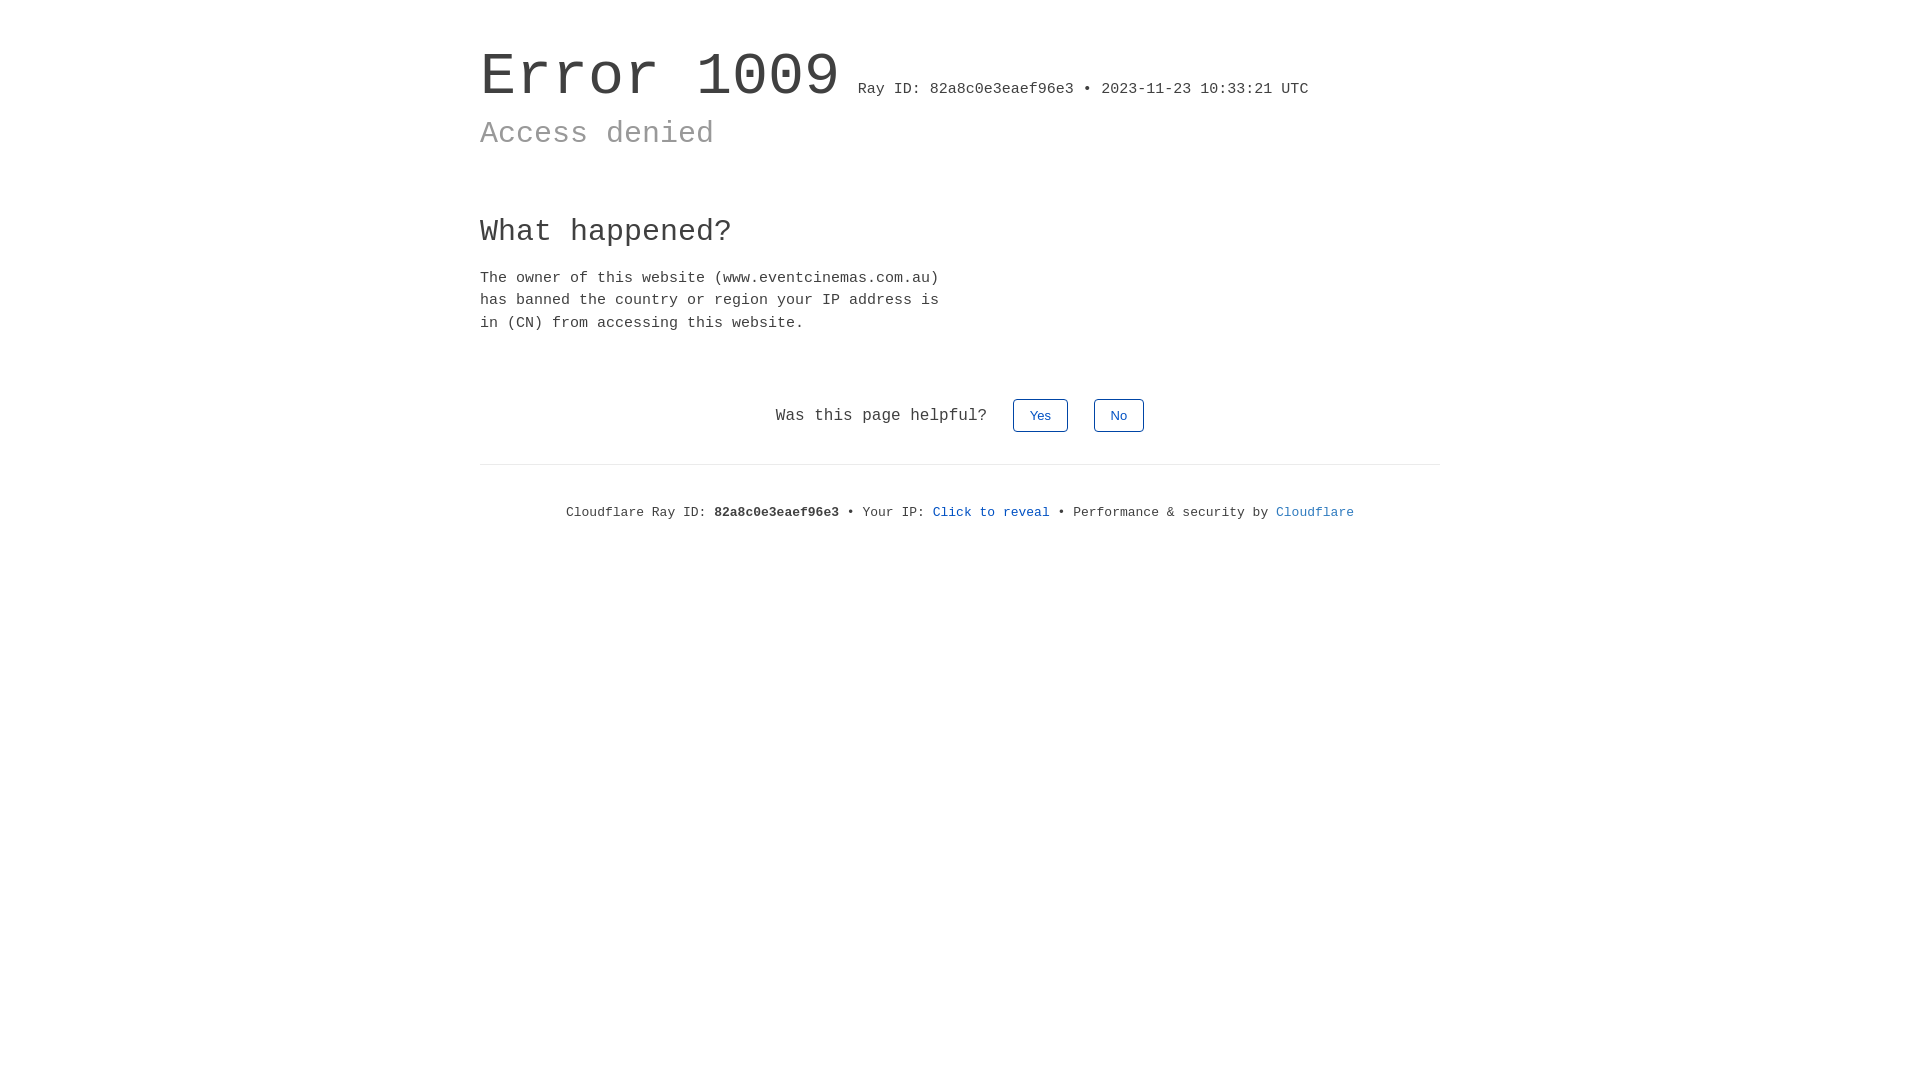 The width and height of the screenshot is (1920, 1080). I want to click on 'No', so click(1118, 414).